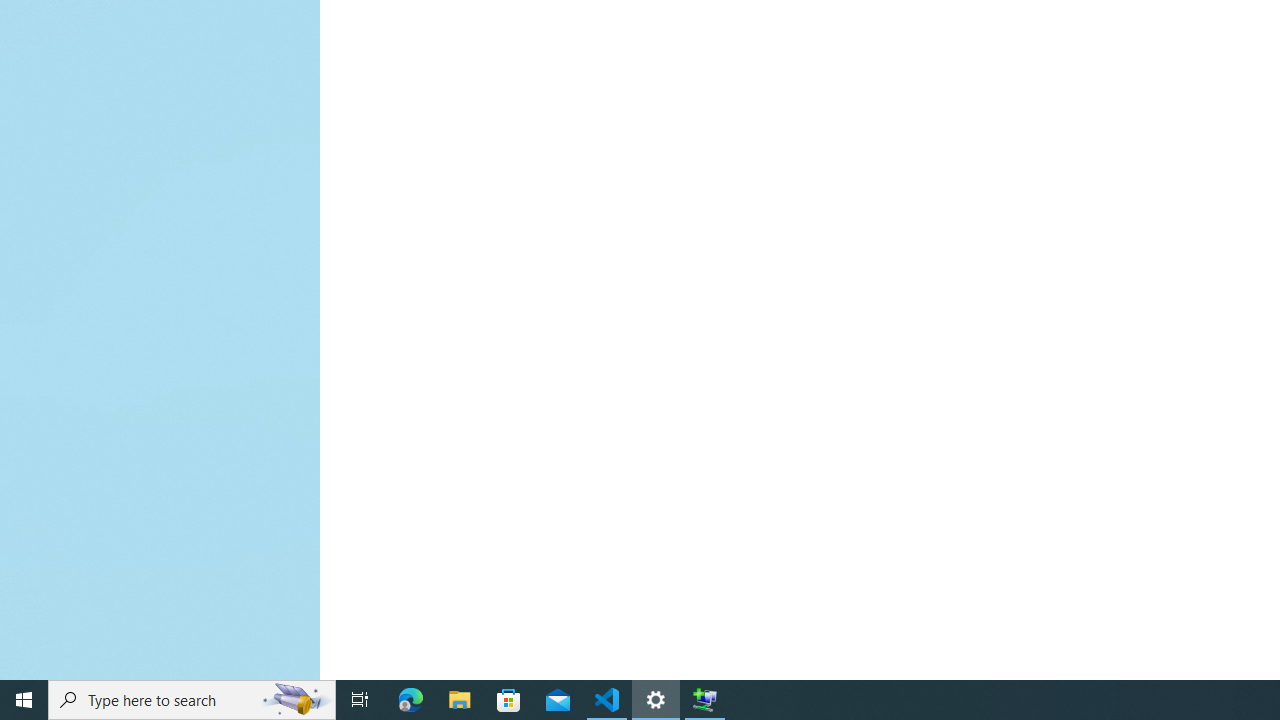  Describe the element at coordinates (509, 698) in the screenshot. I see `'Microsoft Store'` at that location.